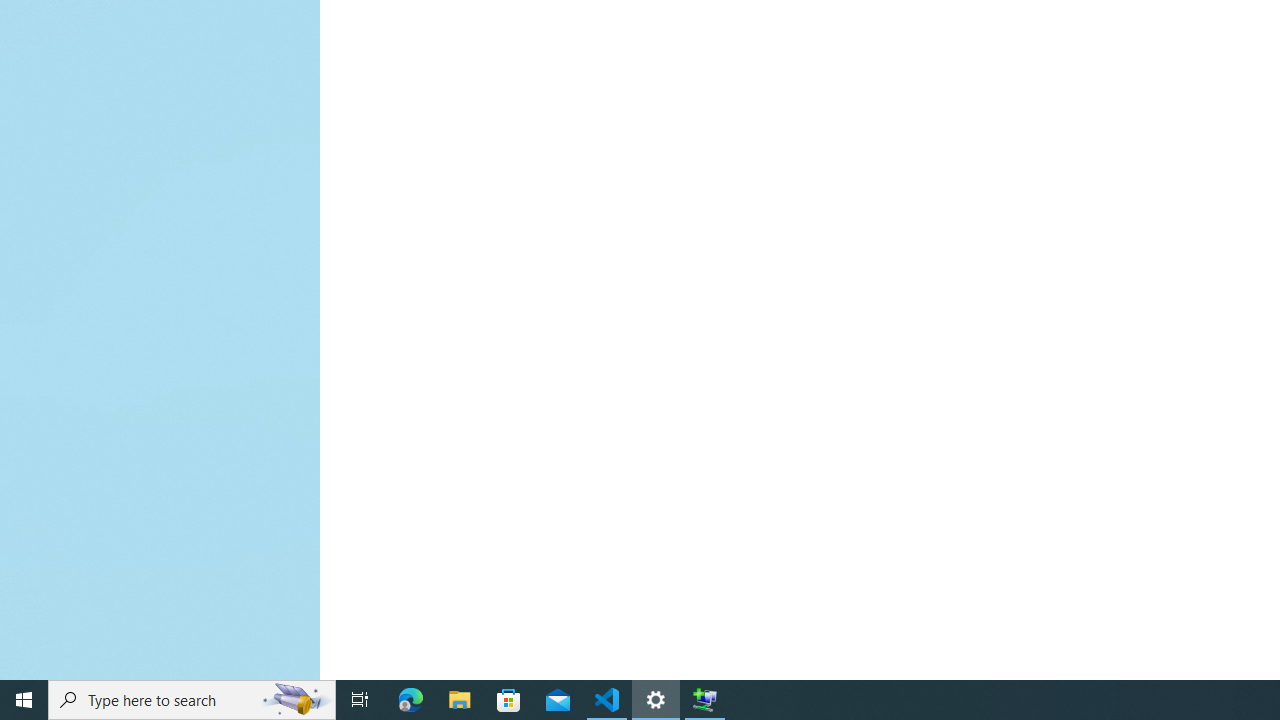  Describe the element at coordinates (509, 698) in the screenshot. I see `'Microsoft Store'` at that location.